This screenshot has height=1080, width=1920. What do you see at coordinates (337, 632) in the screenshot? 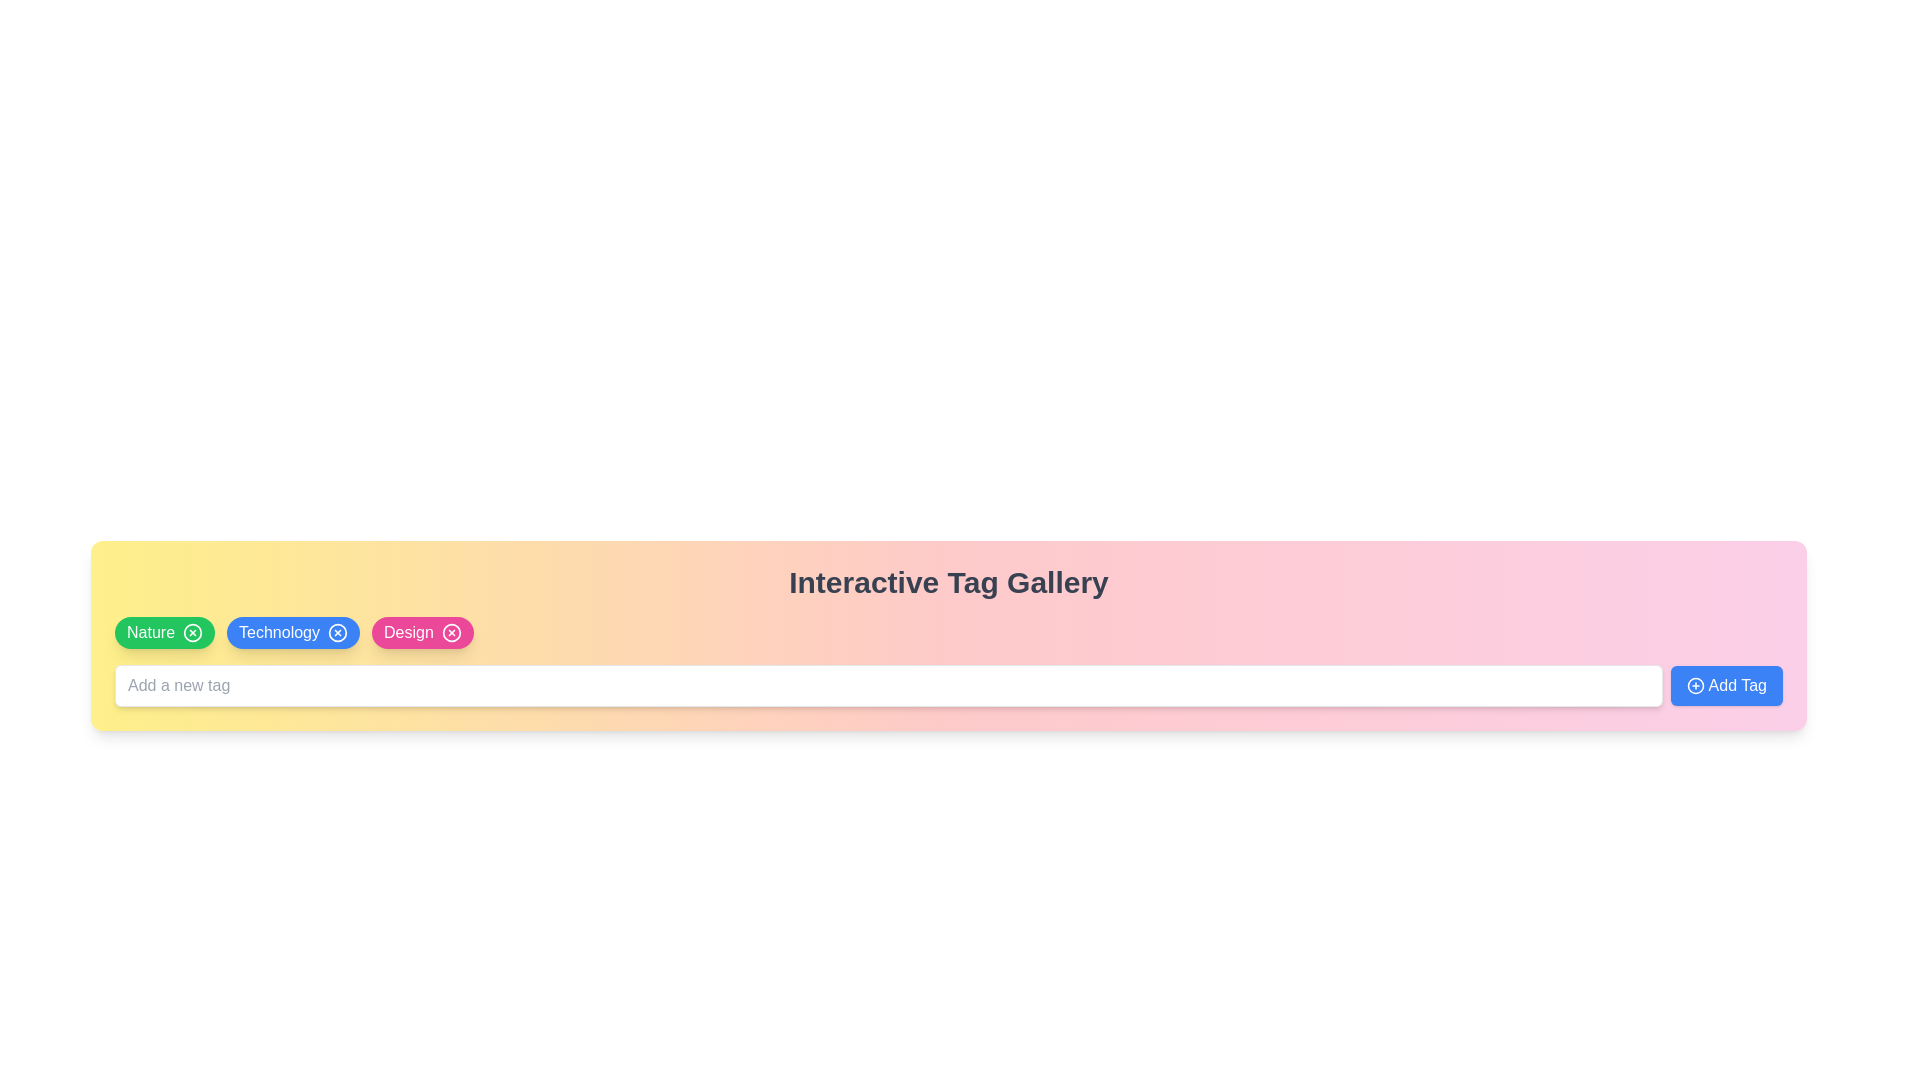
I see `the close icon button located at the rightmost position of the 'Technology' tag bubble` at bounding box center [337, 632].